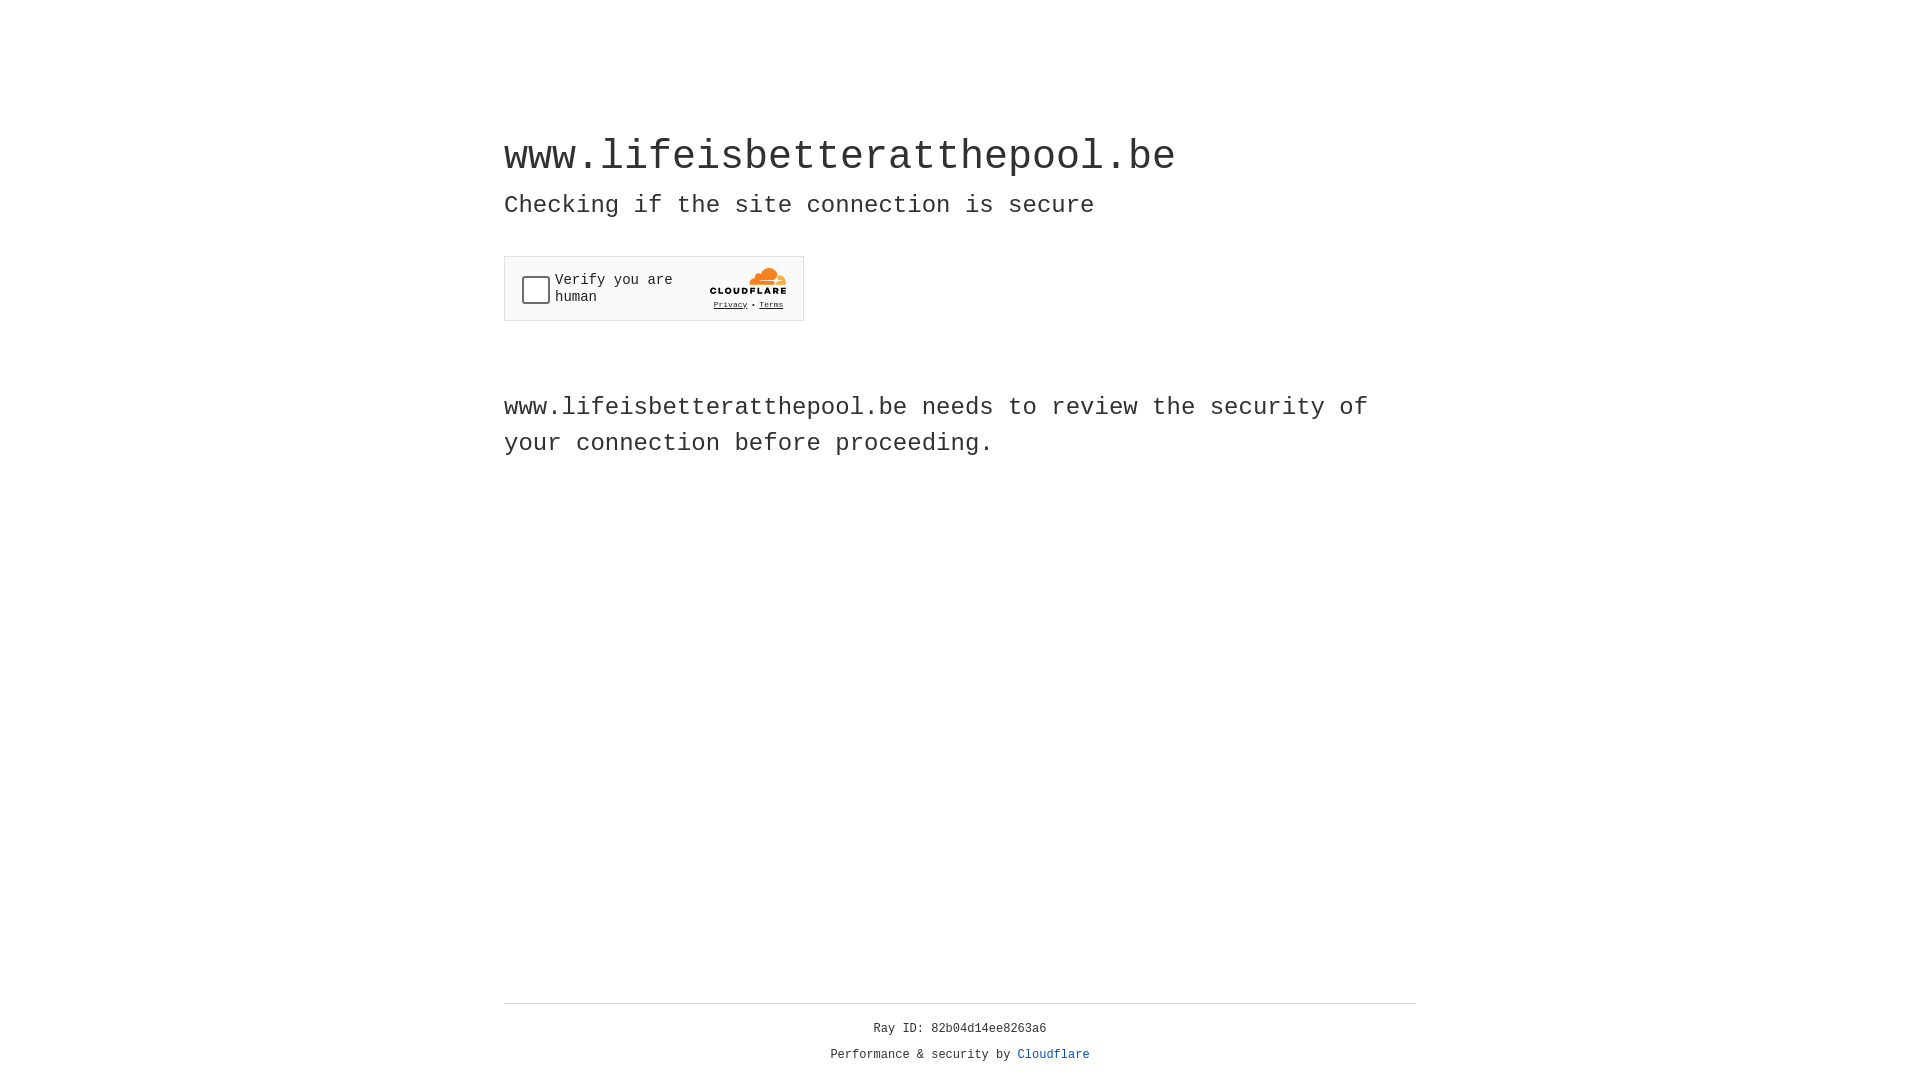  What do you see at coordinates (1053, 1054) in the screenshot?
I see `'Cloudflare'` at bounding box center [1053, 1054].